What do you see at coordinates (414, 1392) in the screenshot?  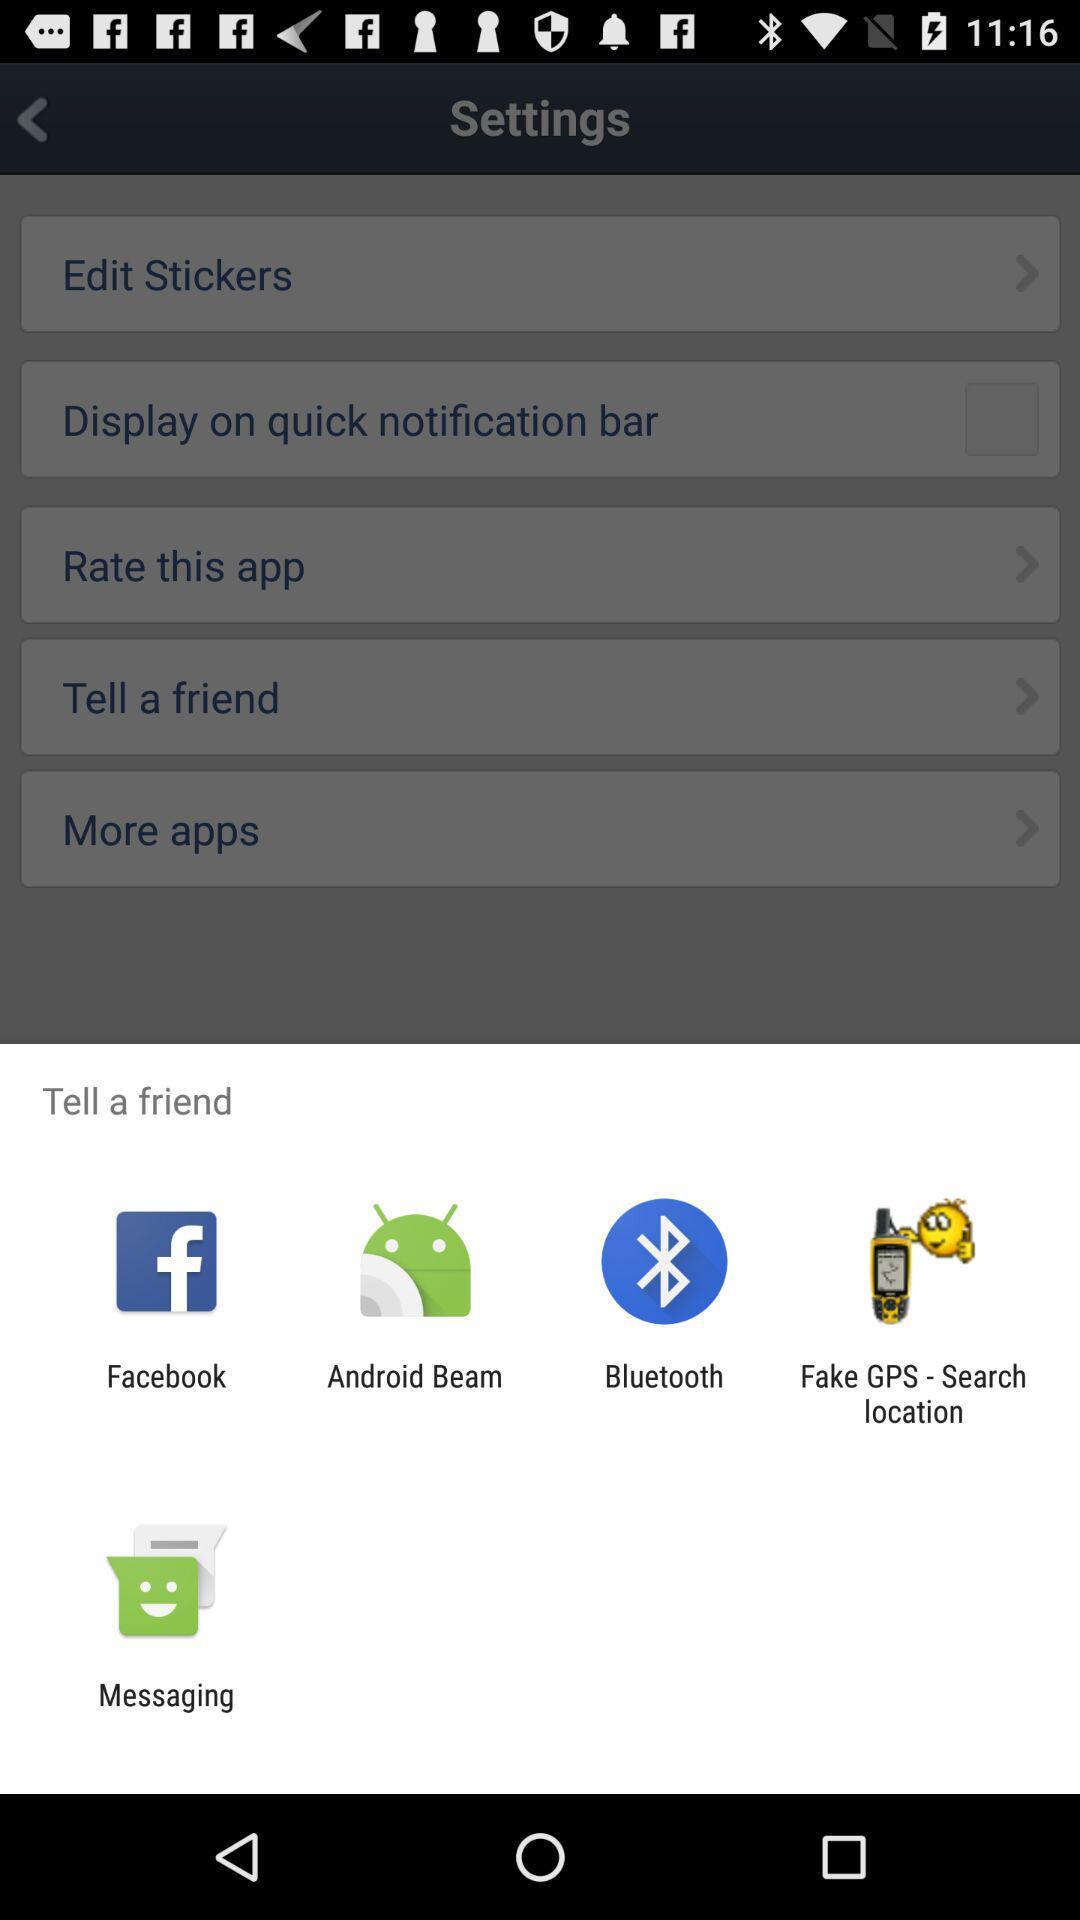 I see `the icon to the right of facebook` at bounding box center [414, 1392].